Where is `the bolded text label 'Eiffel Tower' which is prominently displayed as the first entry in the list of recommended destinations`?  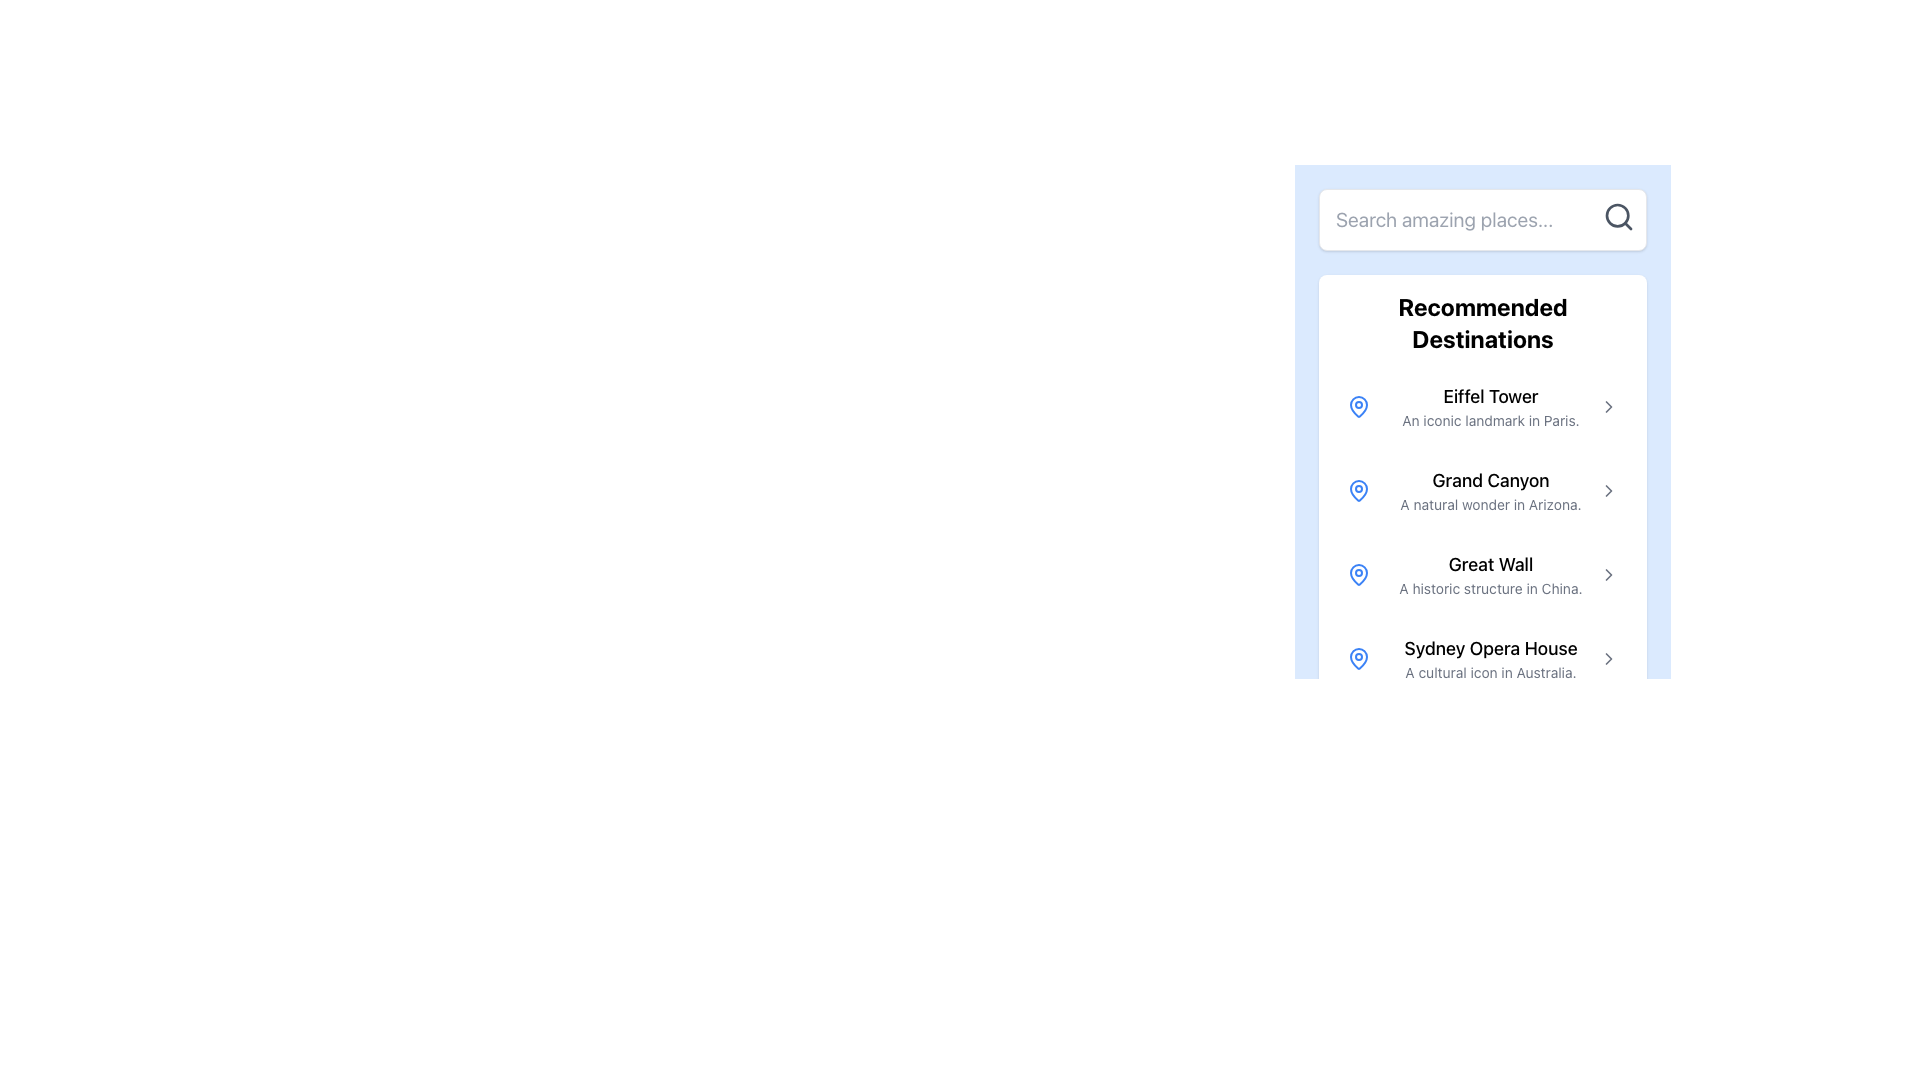 the bolded text label 'Eiffel Tower' which is prominently displayed as the first entry in the list of recommended destinations is located at coordinates (1491, 397).